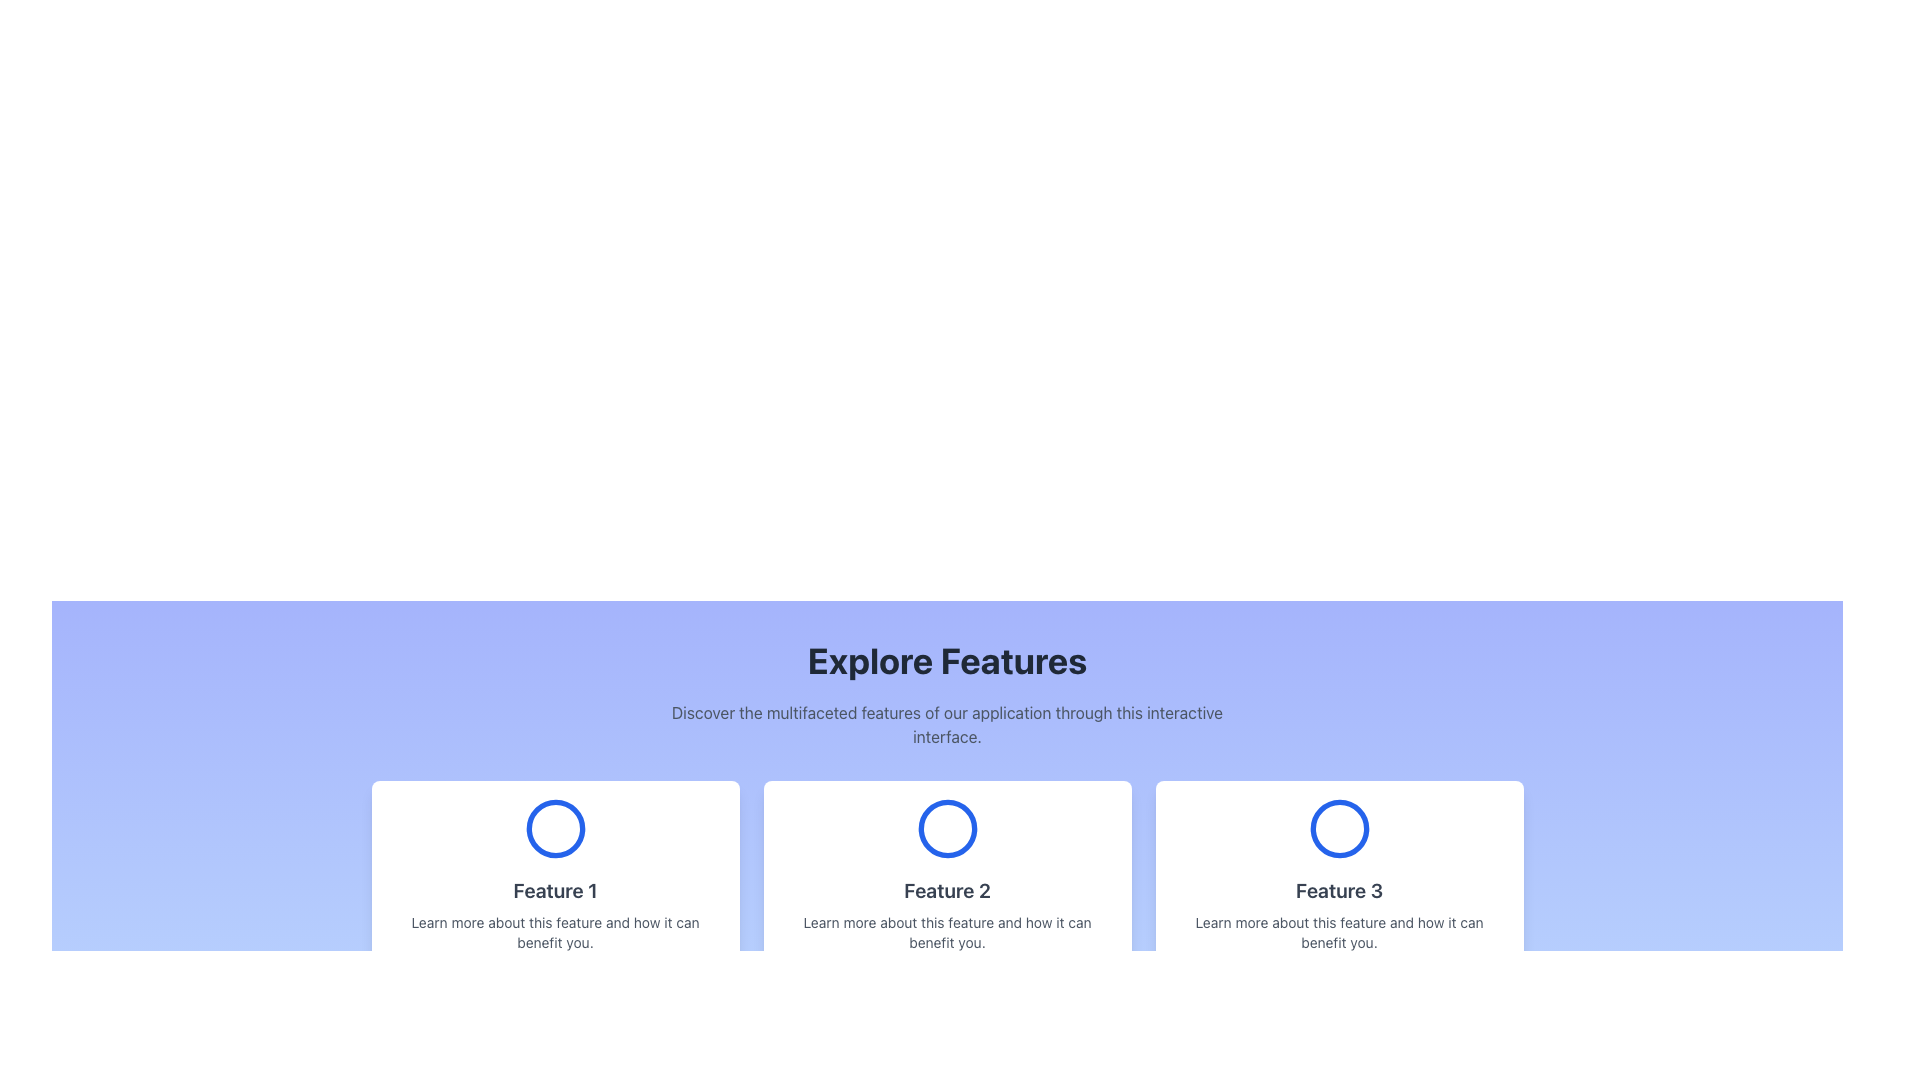 This screenshot has height=1080, width=1920. I want to click on the text element 'Explore Features' which is styled in bold, large font and is prominently displayed on a blue background, so click(946, 660).